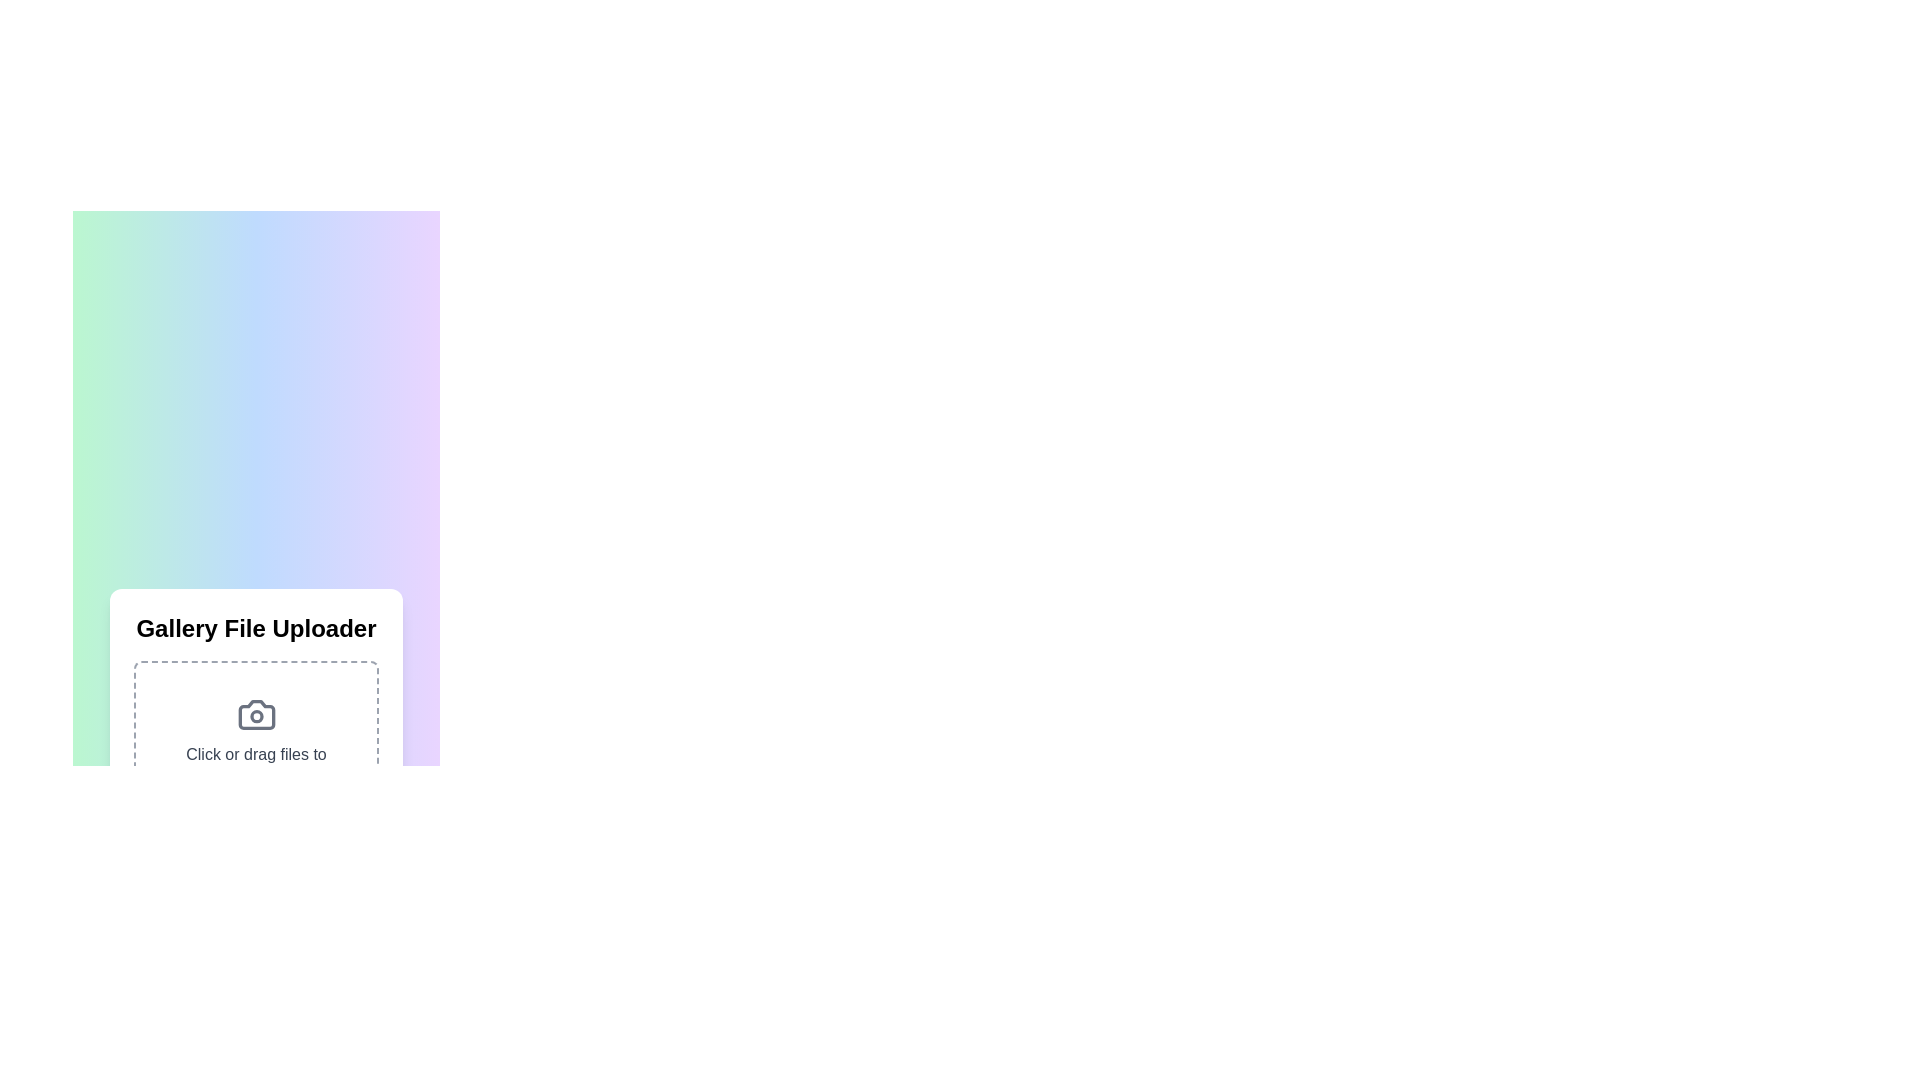 The height and width of the screenshot is (1080, 1920). Describe the element at coordinates (255, 715) in the screenshot. I see `the decorative SVG circle element representing the lens of the camera icon, which is centered within the 'Gallery File Uploader' component` at that location.